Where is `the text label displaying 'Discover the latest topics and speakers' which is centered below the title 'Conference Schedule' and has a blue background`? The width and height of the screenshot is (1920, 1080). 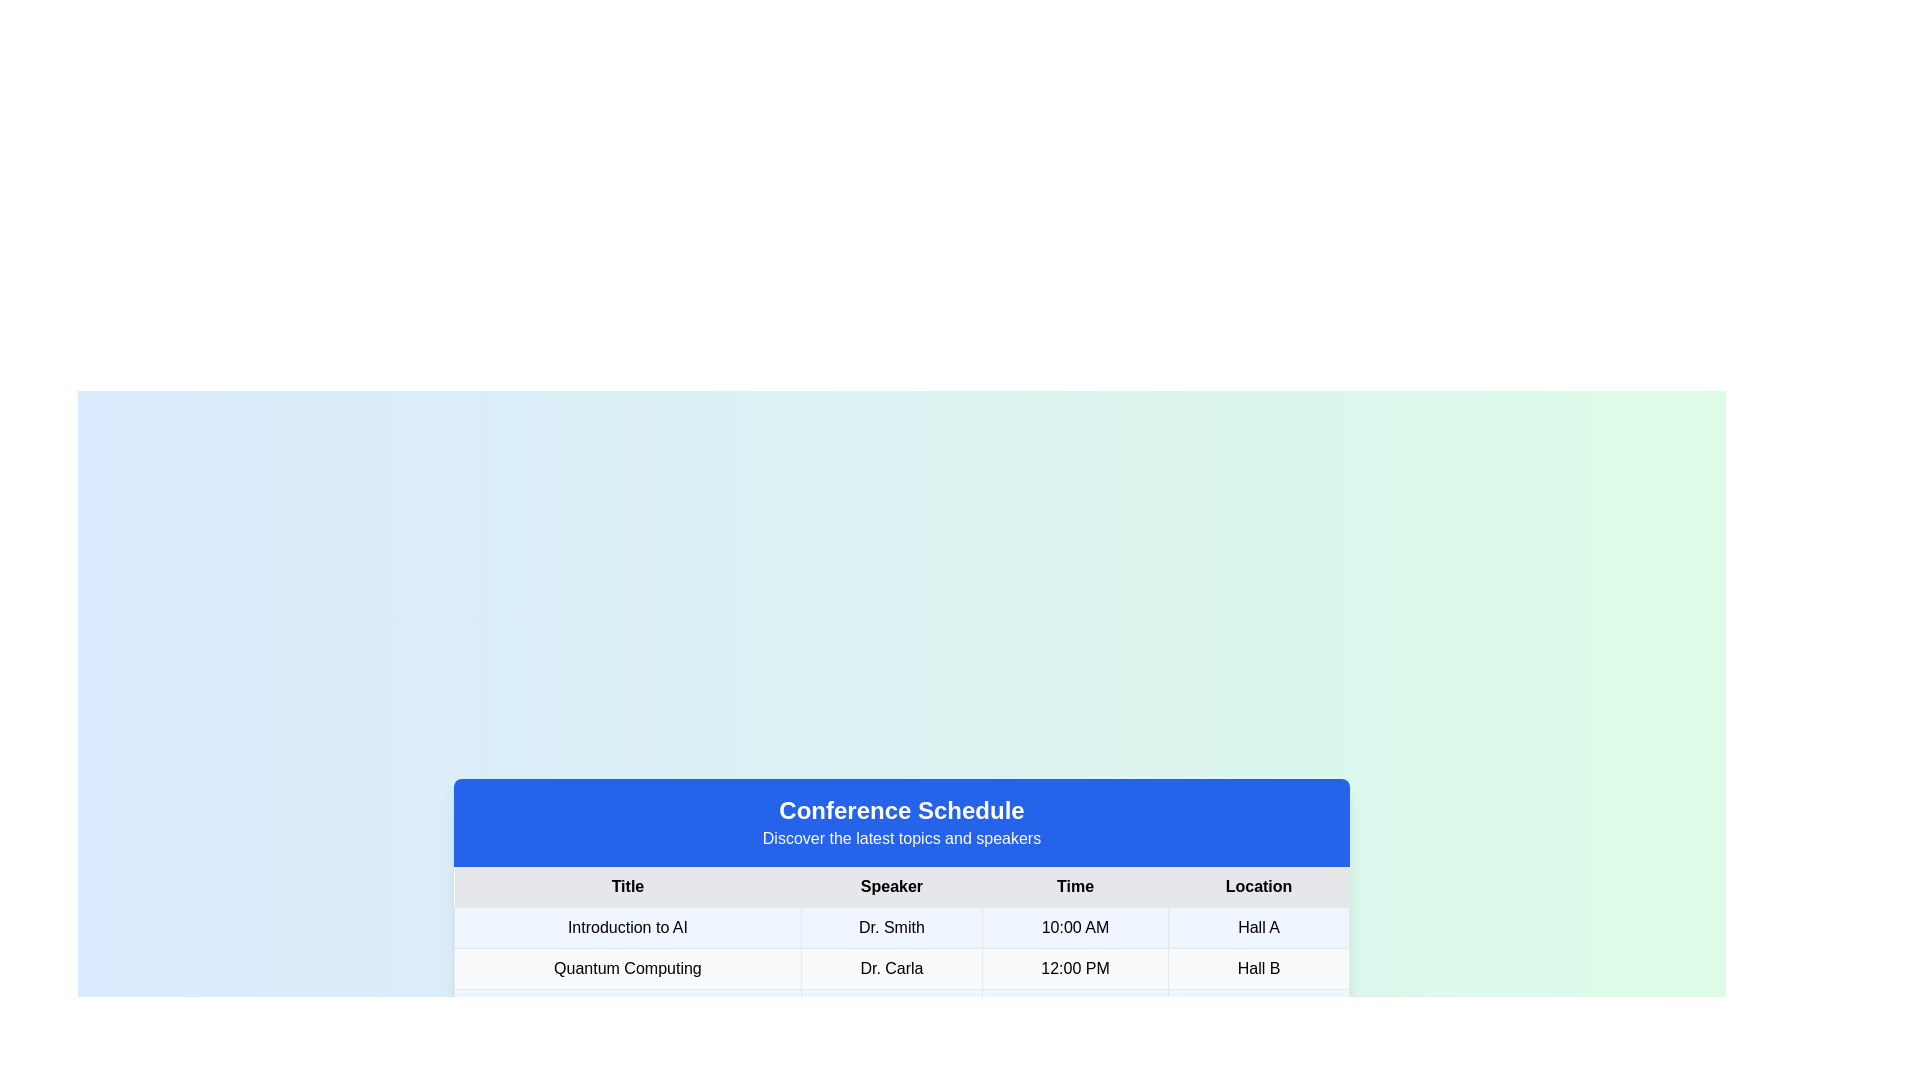 the text label displaying 'Discover the latest topics and speakers' which is centered below the title 'Conference Schedule' and has a blue background is located at coordinates (901, 839).